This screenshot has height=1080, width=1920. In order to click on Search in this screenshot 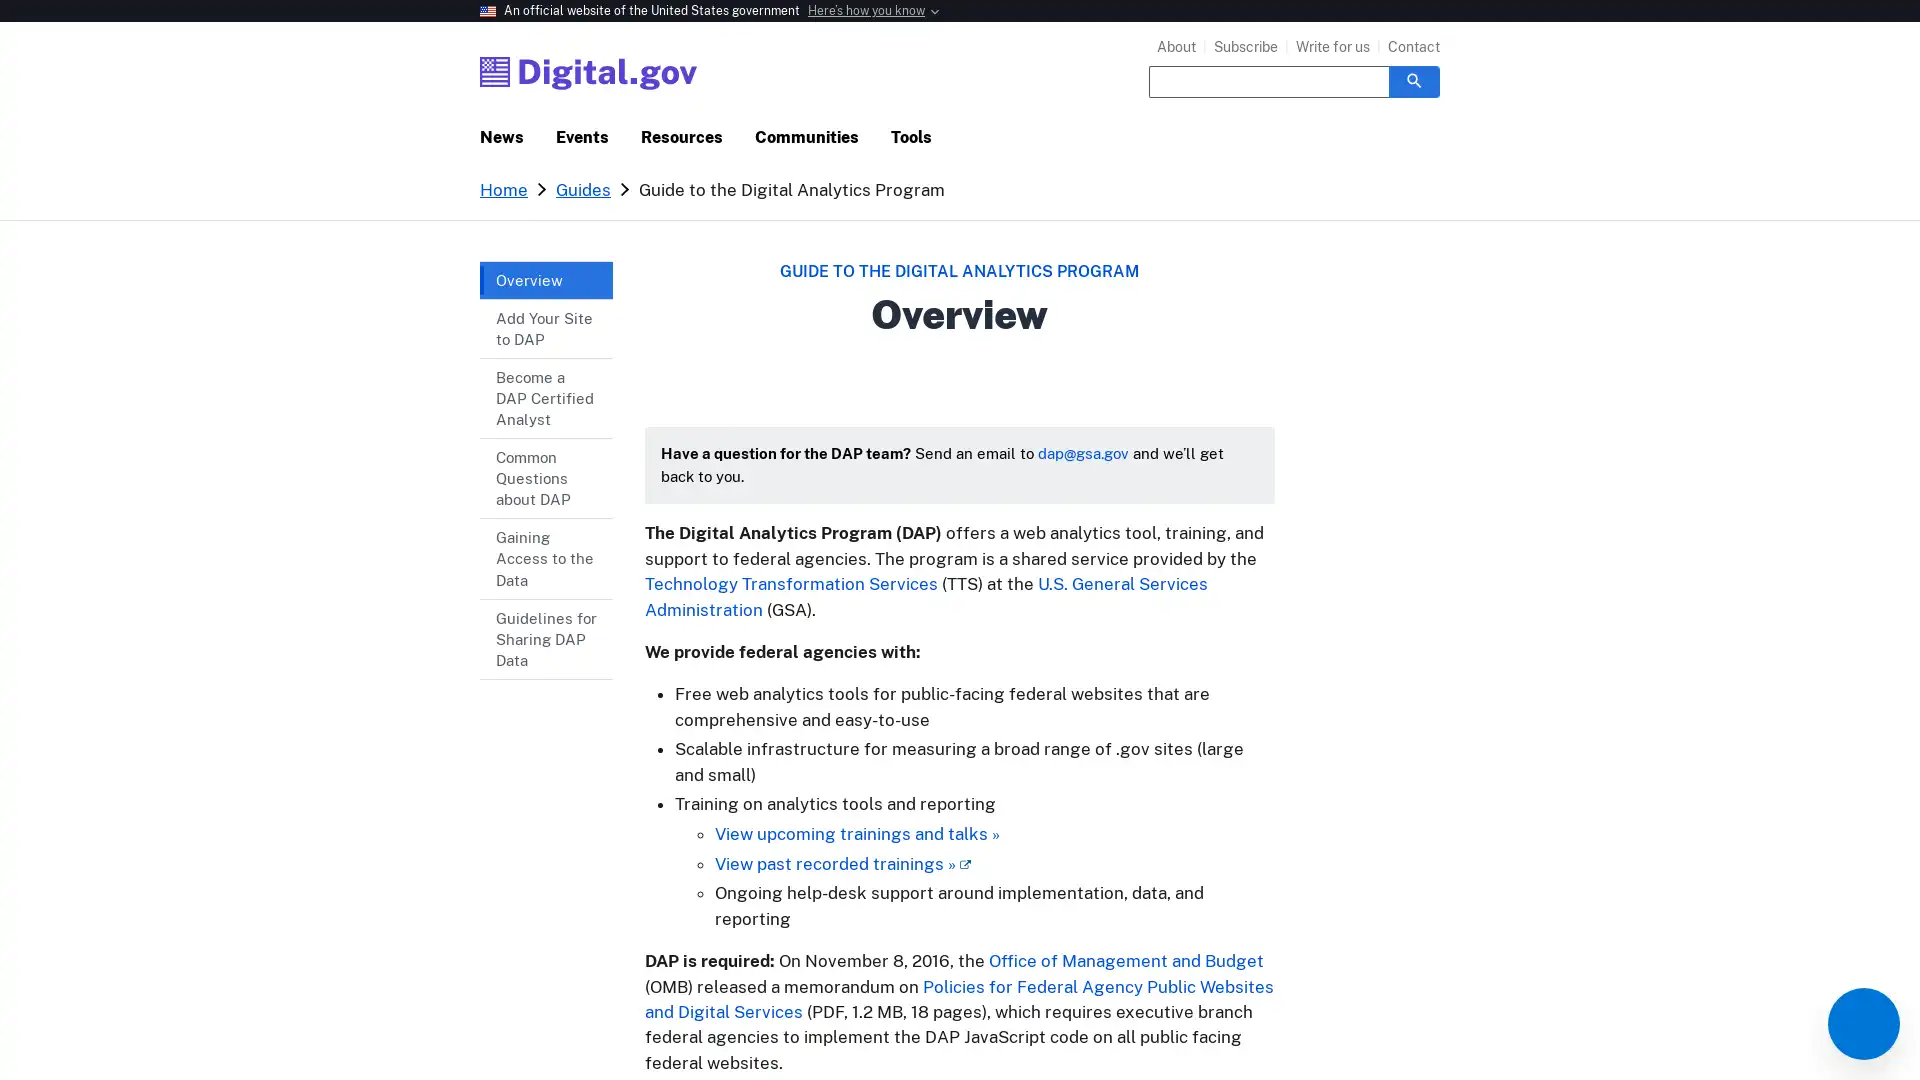, I will do `click(1413, 80)`.